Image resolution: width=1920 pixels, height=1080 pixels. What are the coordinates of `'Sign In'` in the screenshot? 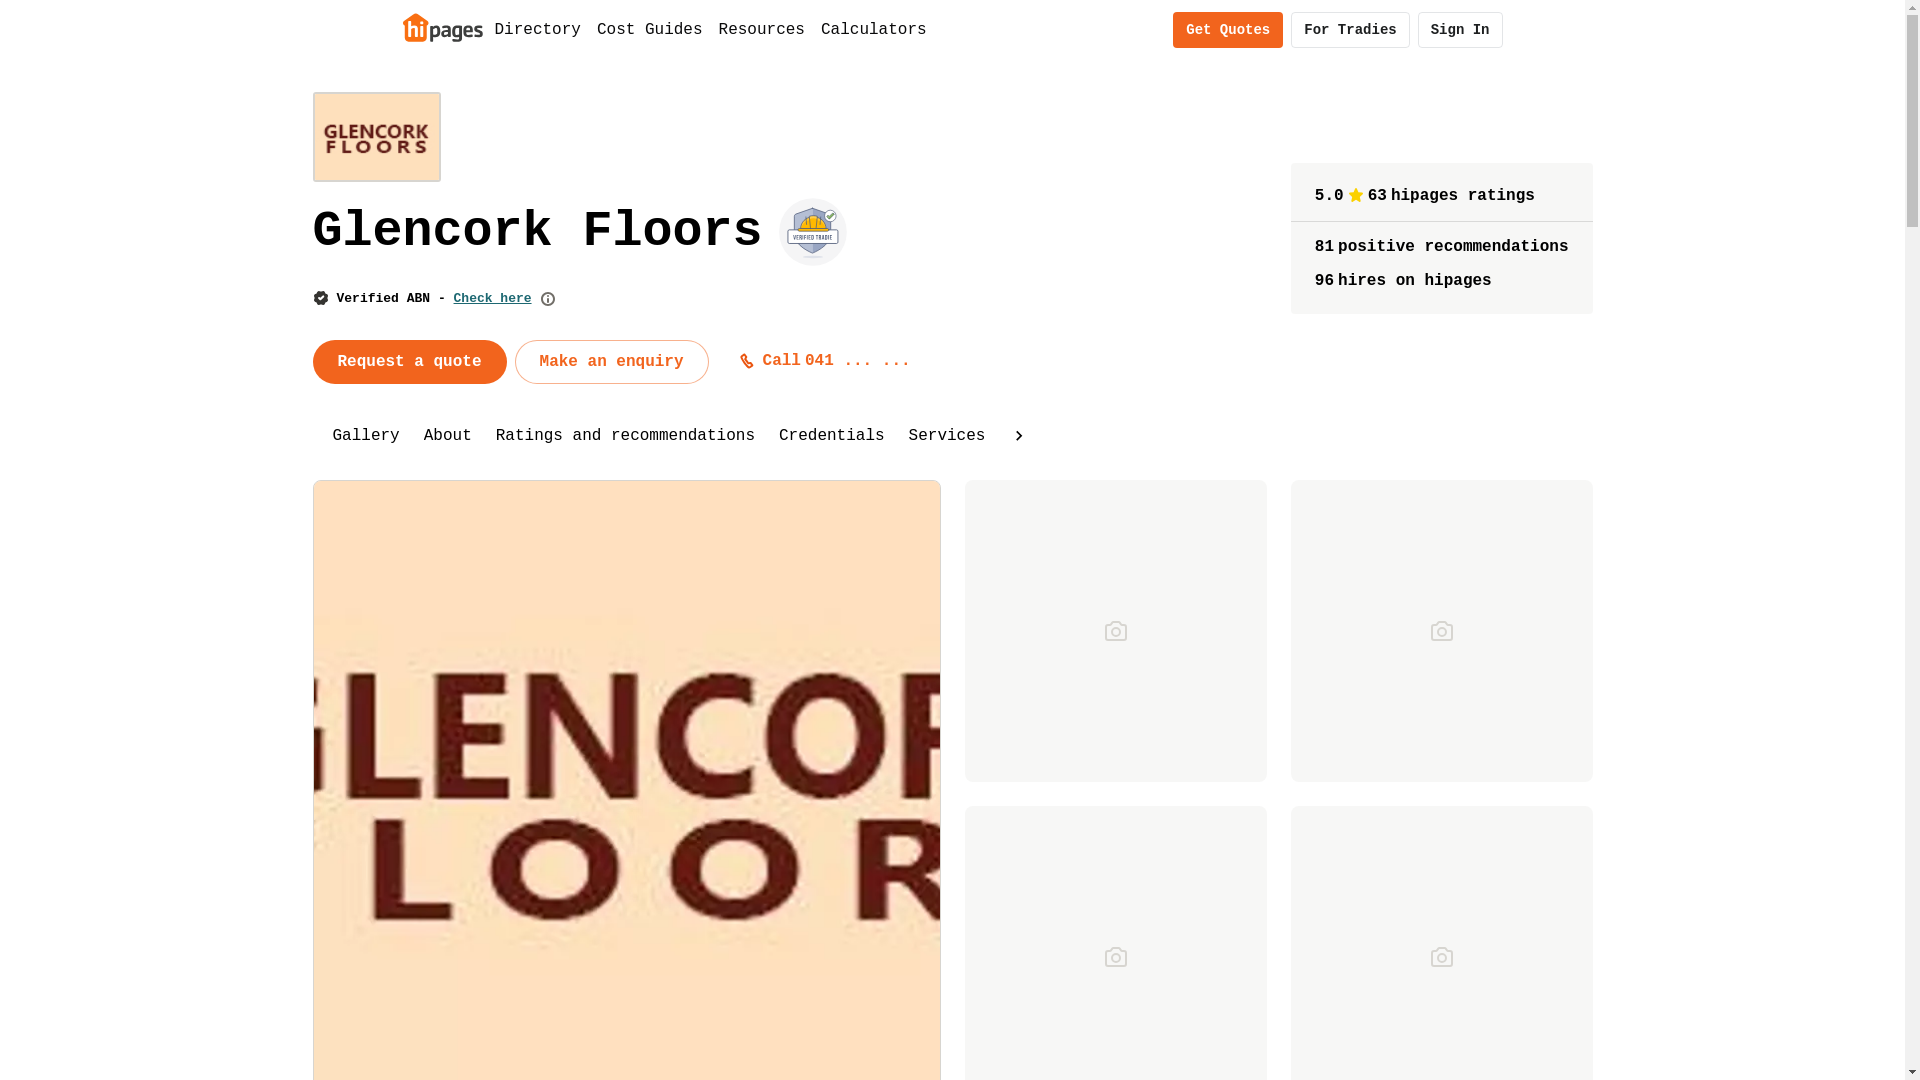 It's located at (1460, 30).